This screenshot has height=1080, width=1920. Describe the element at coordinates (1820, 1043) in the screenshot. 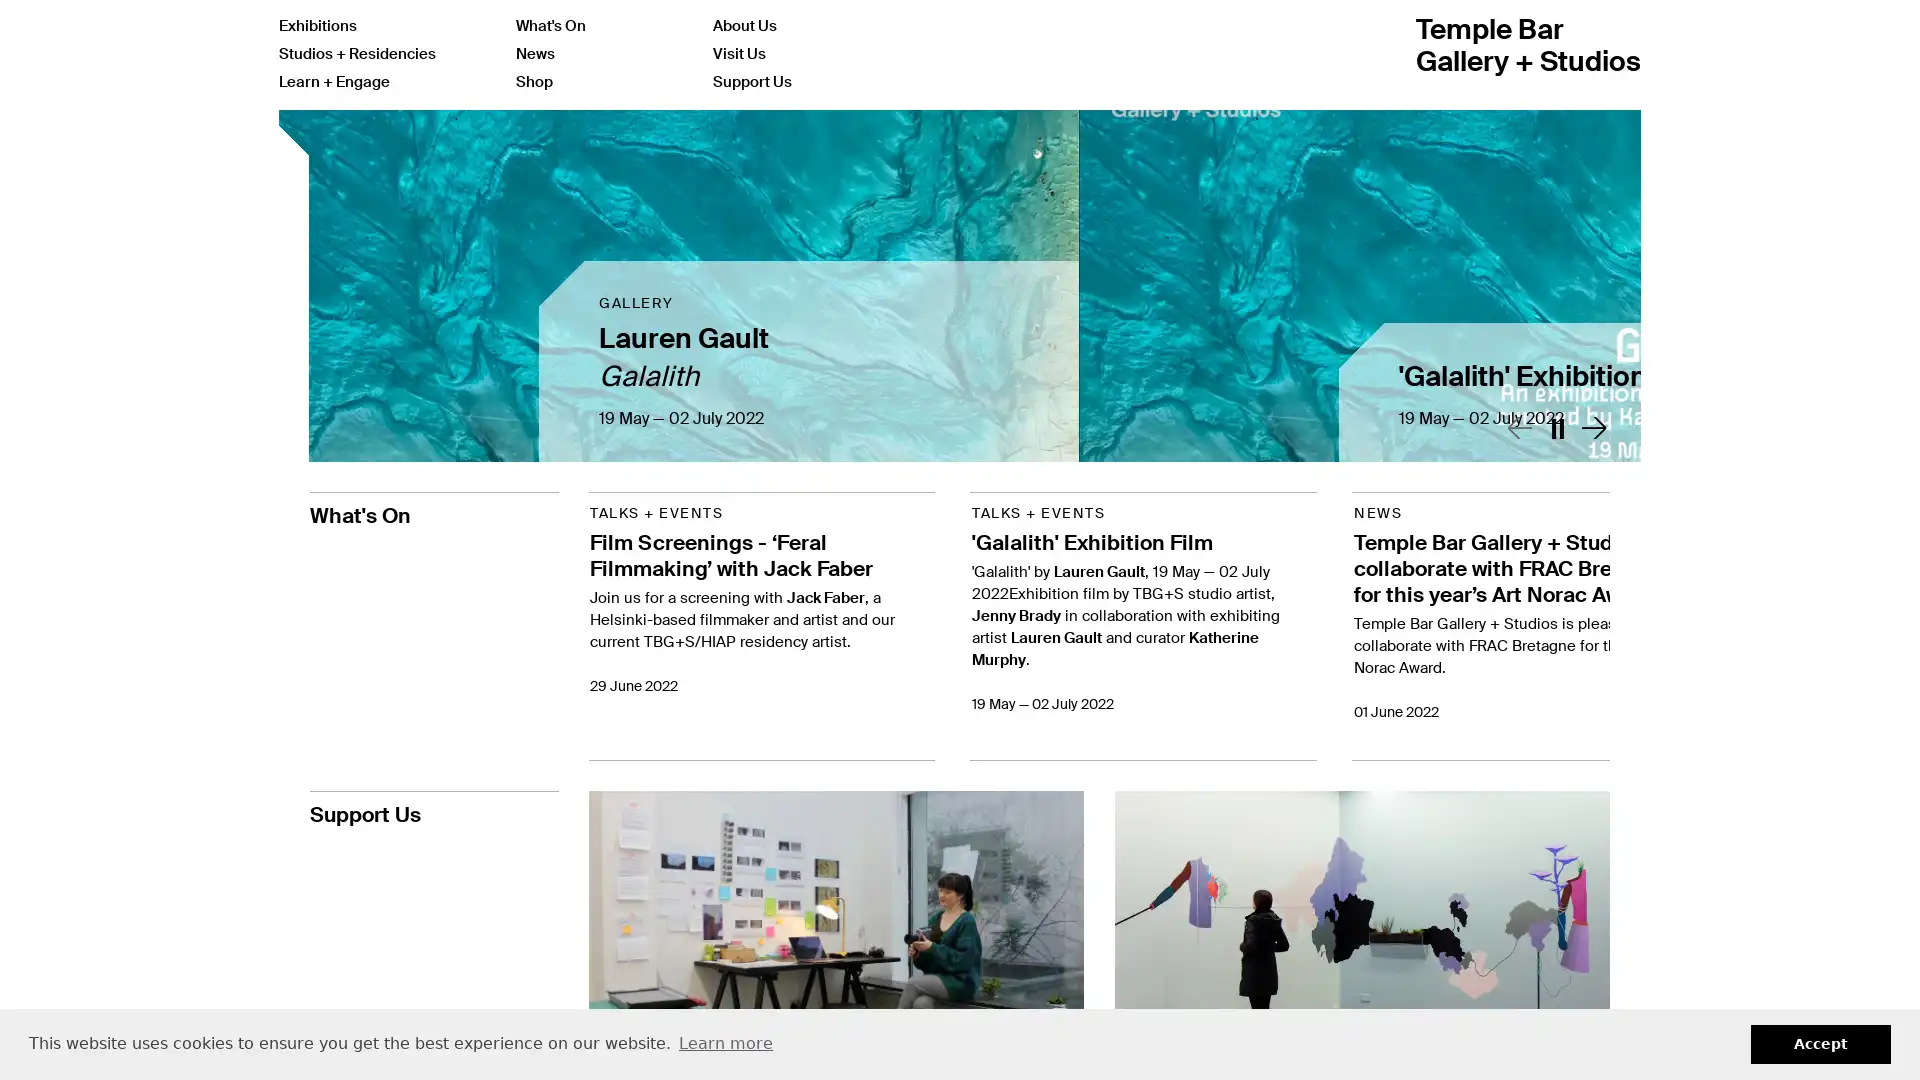

I see `dismiss cookie message` at that location.